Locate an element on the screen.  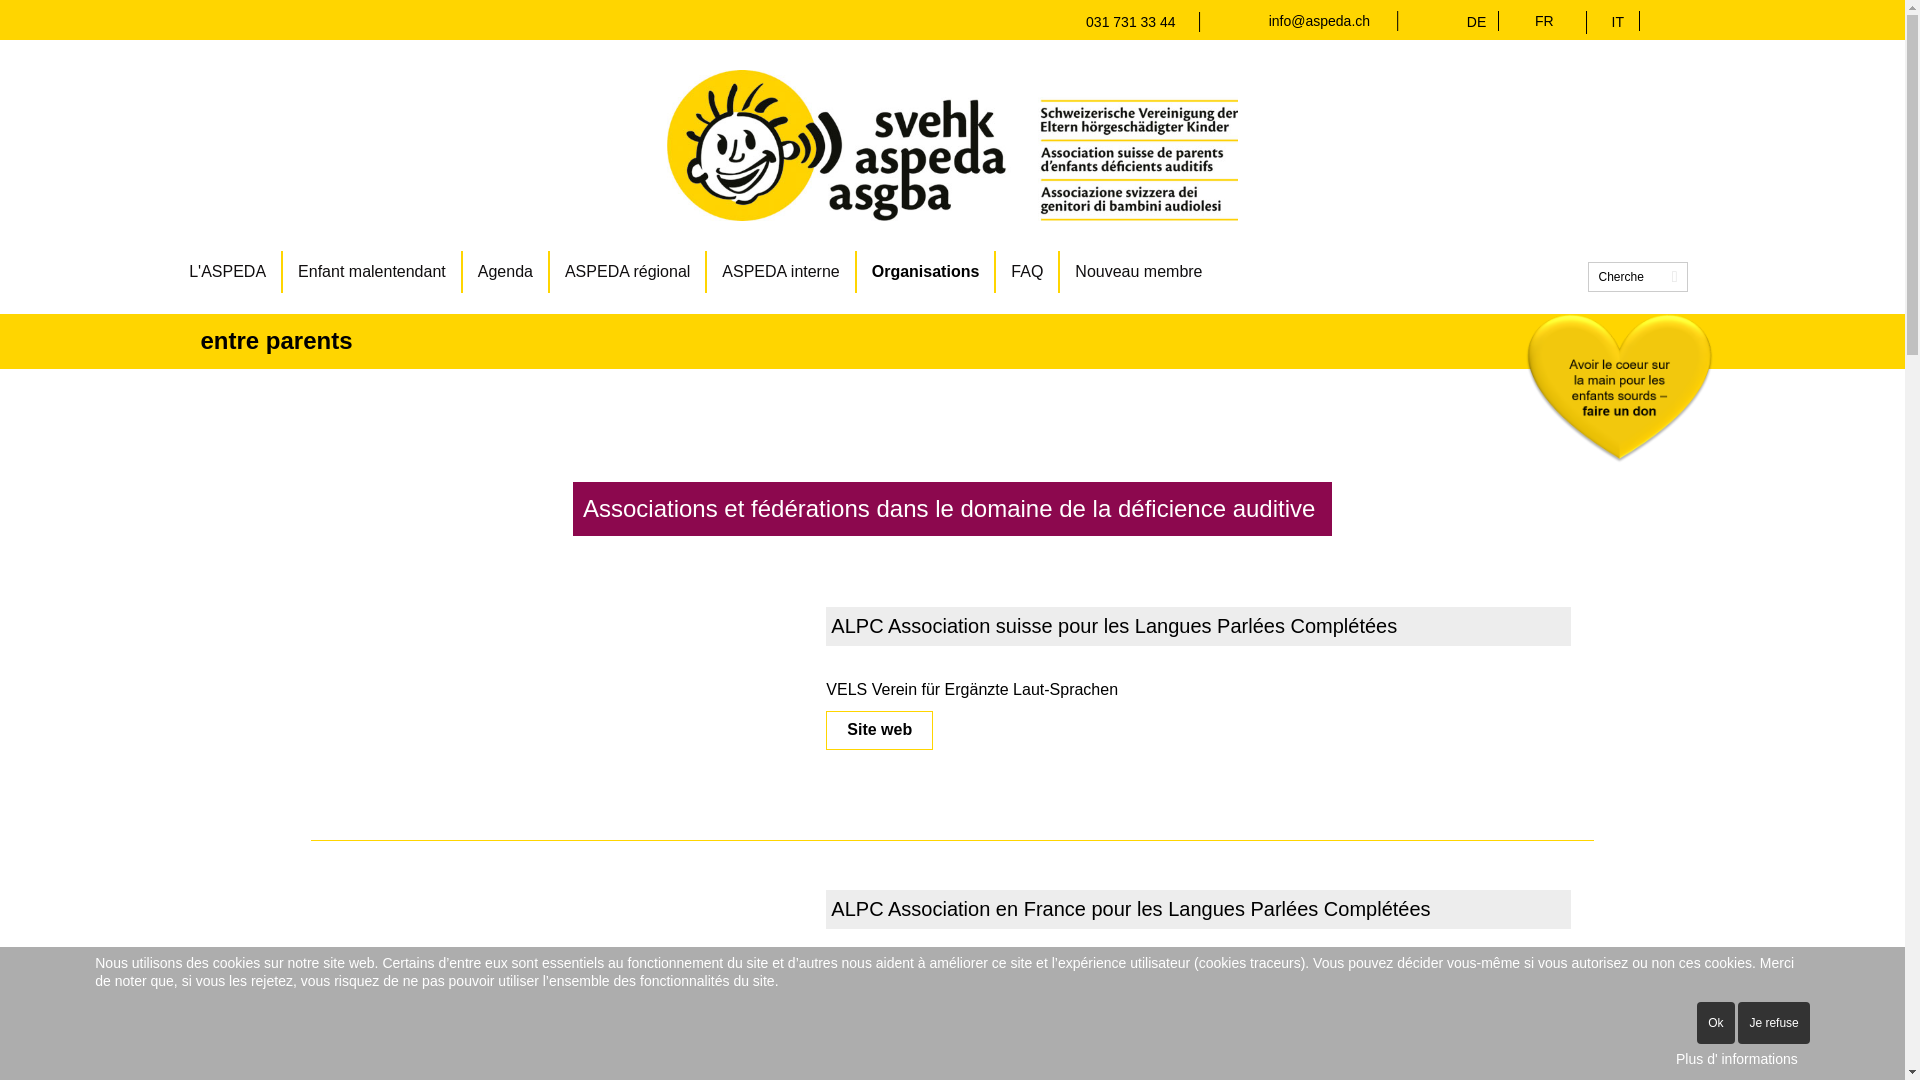
'IT' is located at coordinates (1617, 22).